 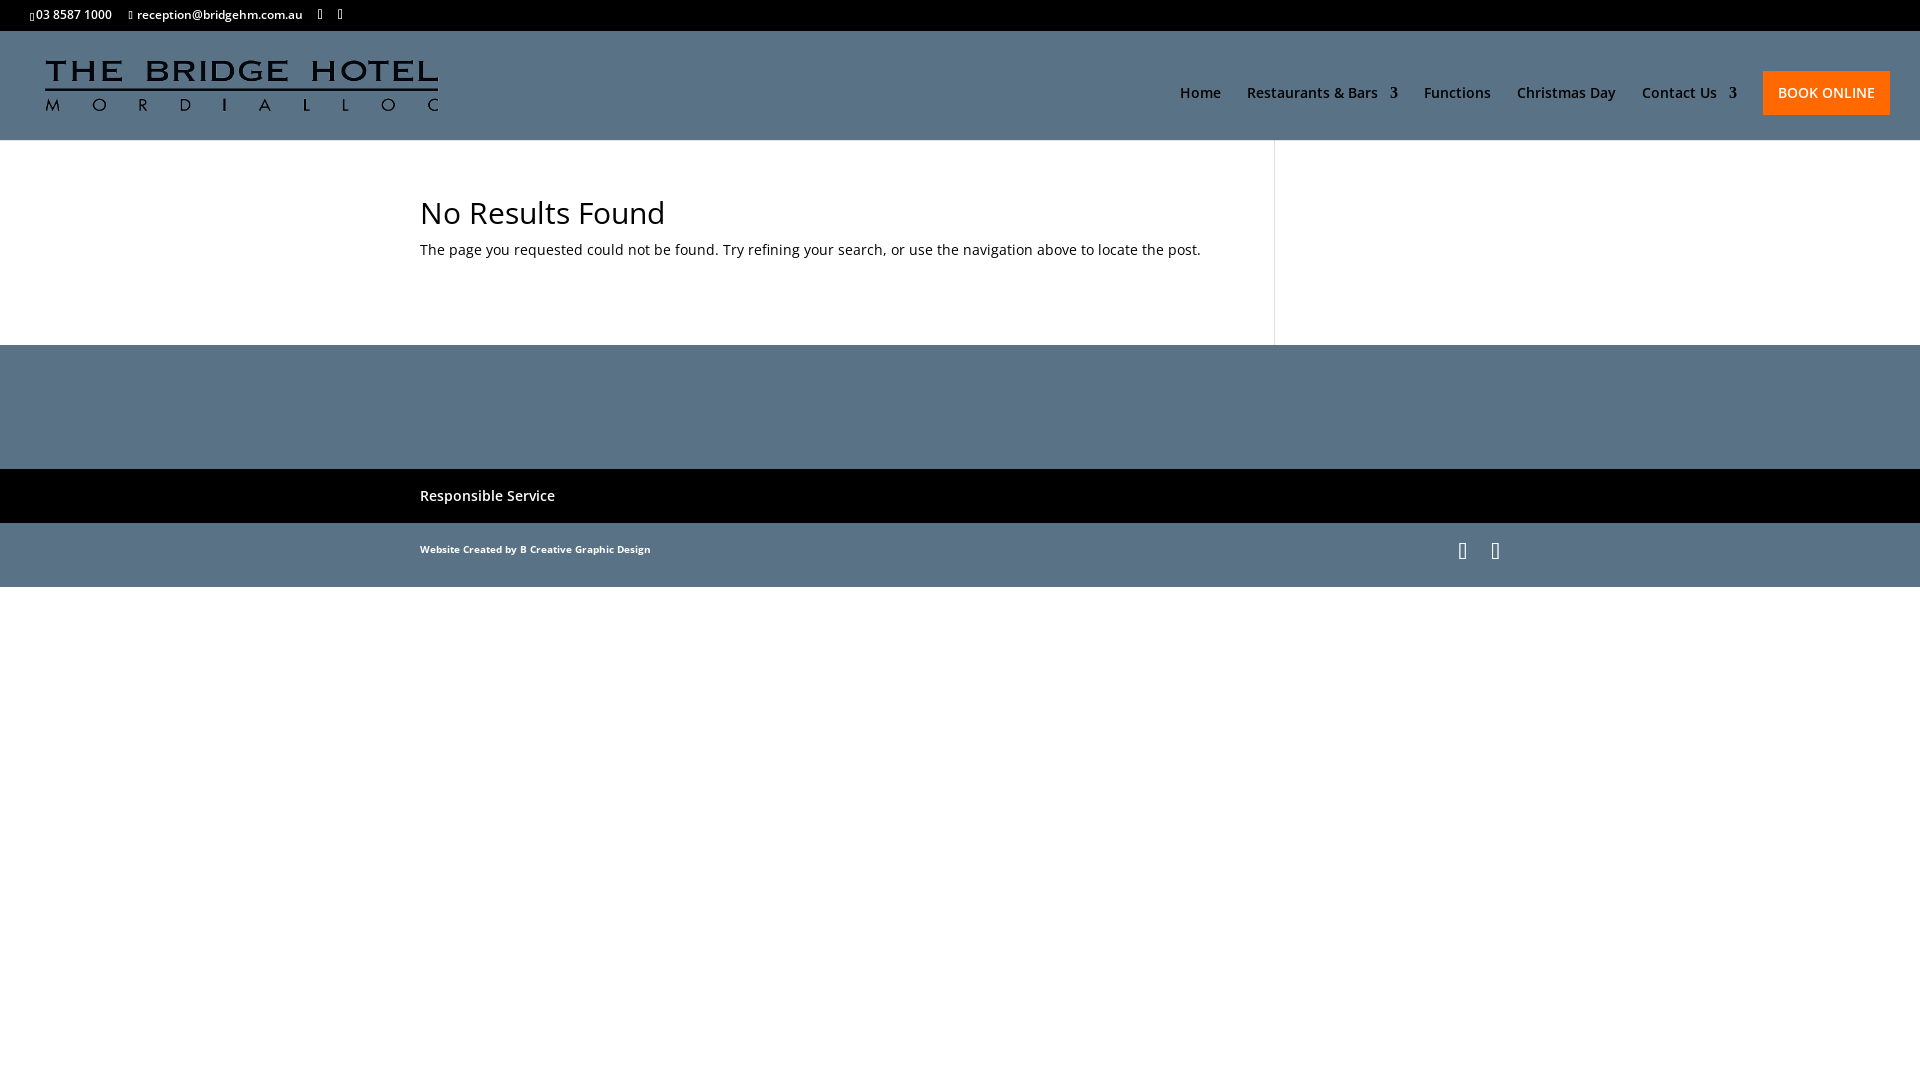 What do you see at coordinates (1200, 112) in the screenshot?
I see `'Home'` at bounding box center [1200, 112].